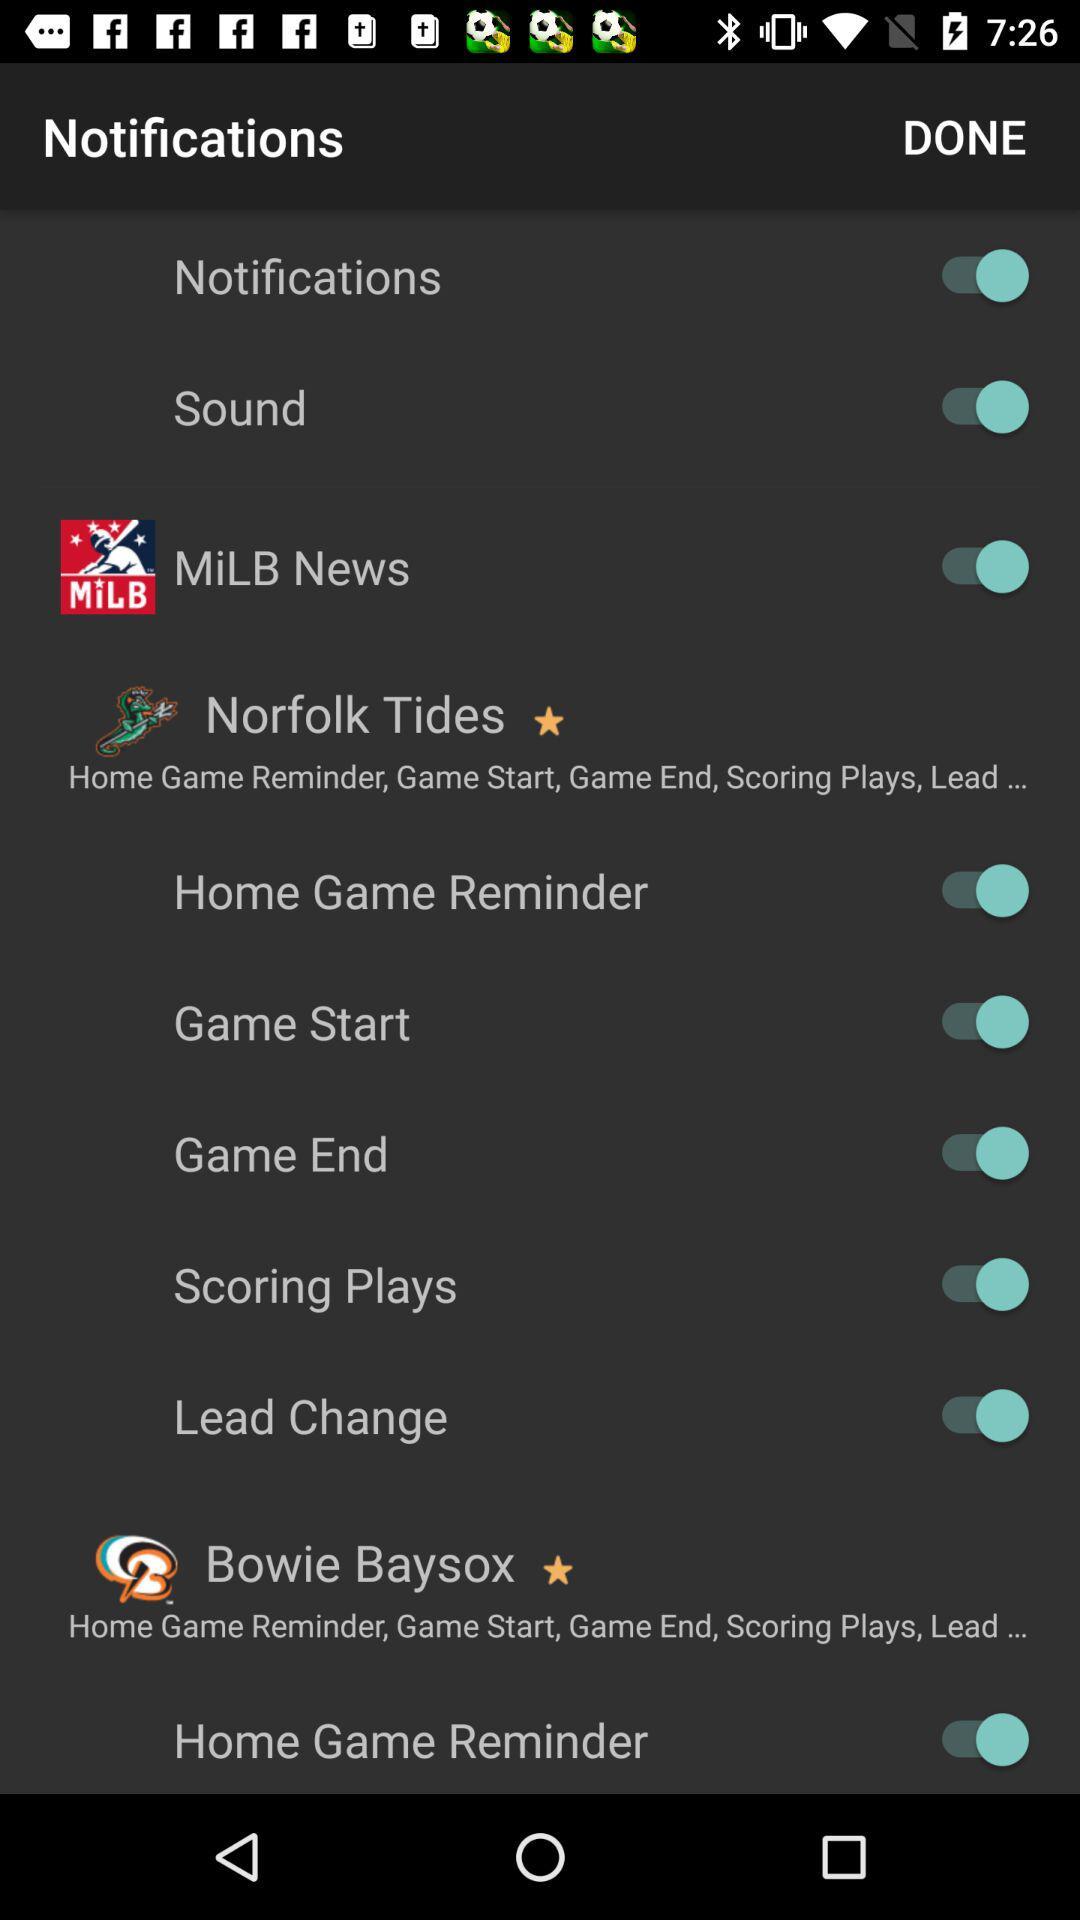 The image size is (1080, 1920). I want to click on feature enable button, so click(974, 1284).